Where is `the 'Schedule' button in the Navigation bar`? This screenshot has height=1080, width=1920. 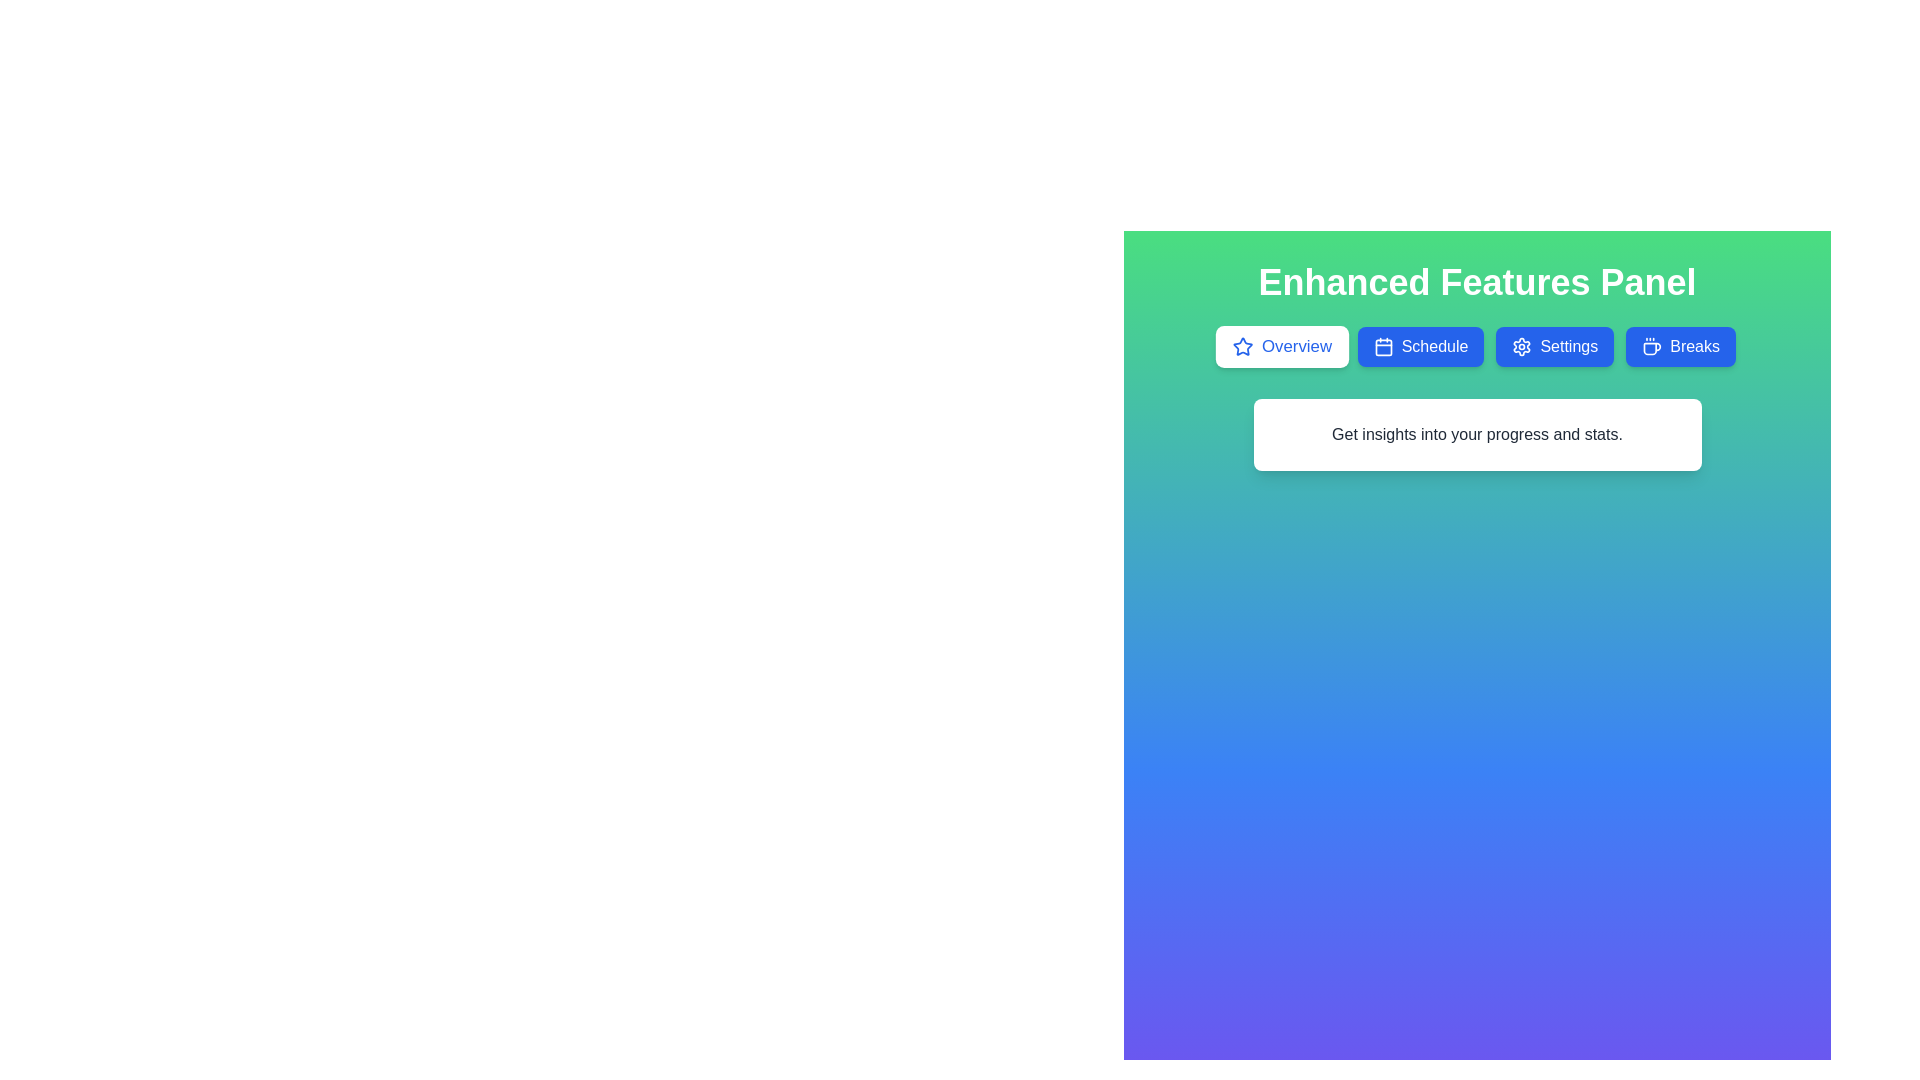 the 'Schedule' button in the Navigation bar is located at coordinates (1477, 346).